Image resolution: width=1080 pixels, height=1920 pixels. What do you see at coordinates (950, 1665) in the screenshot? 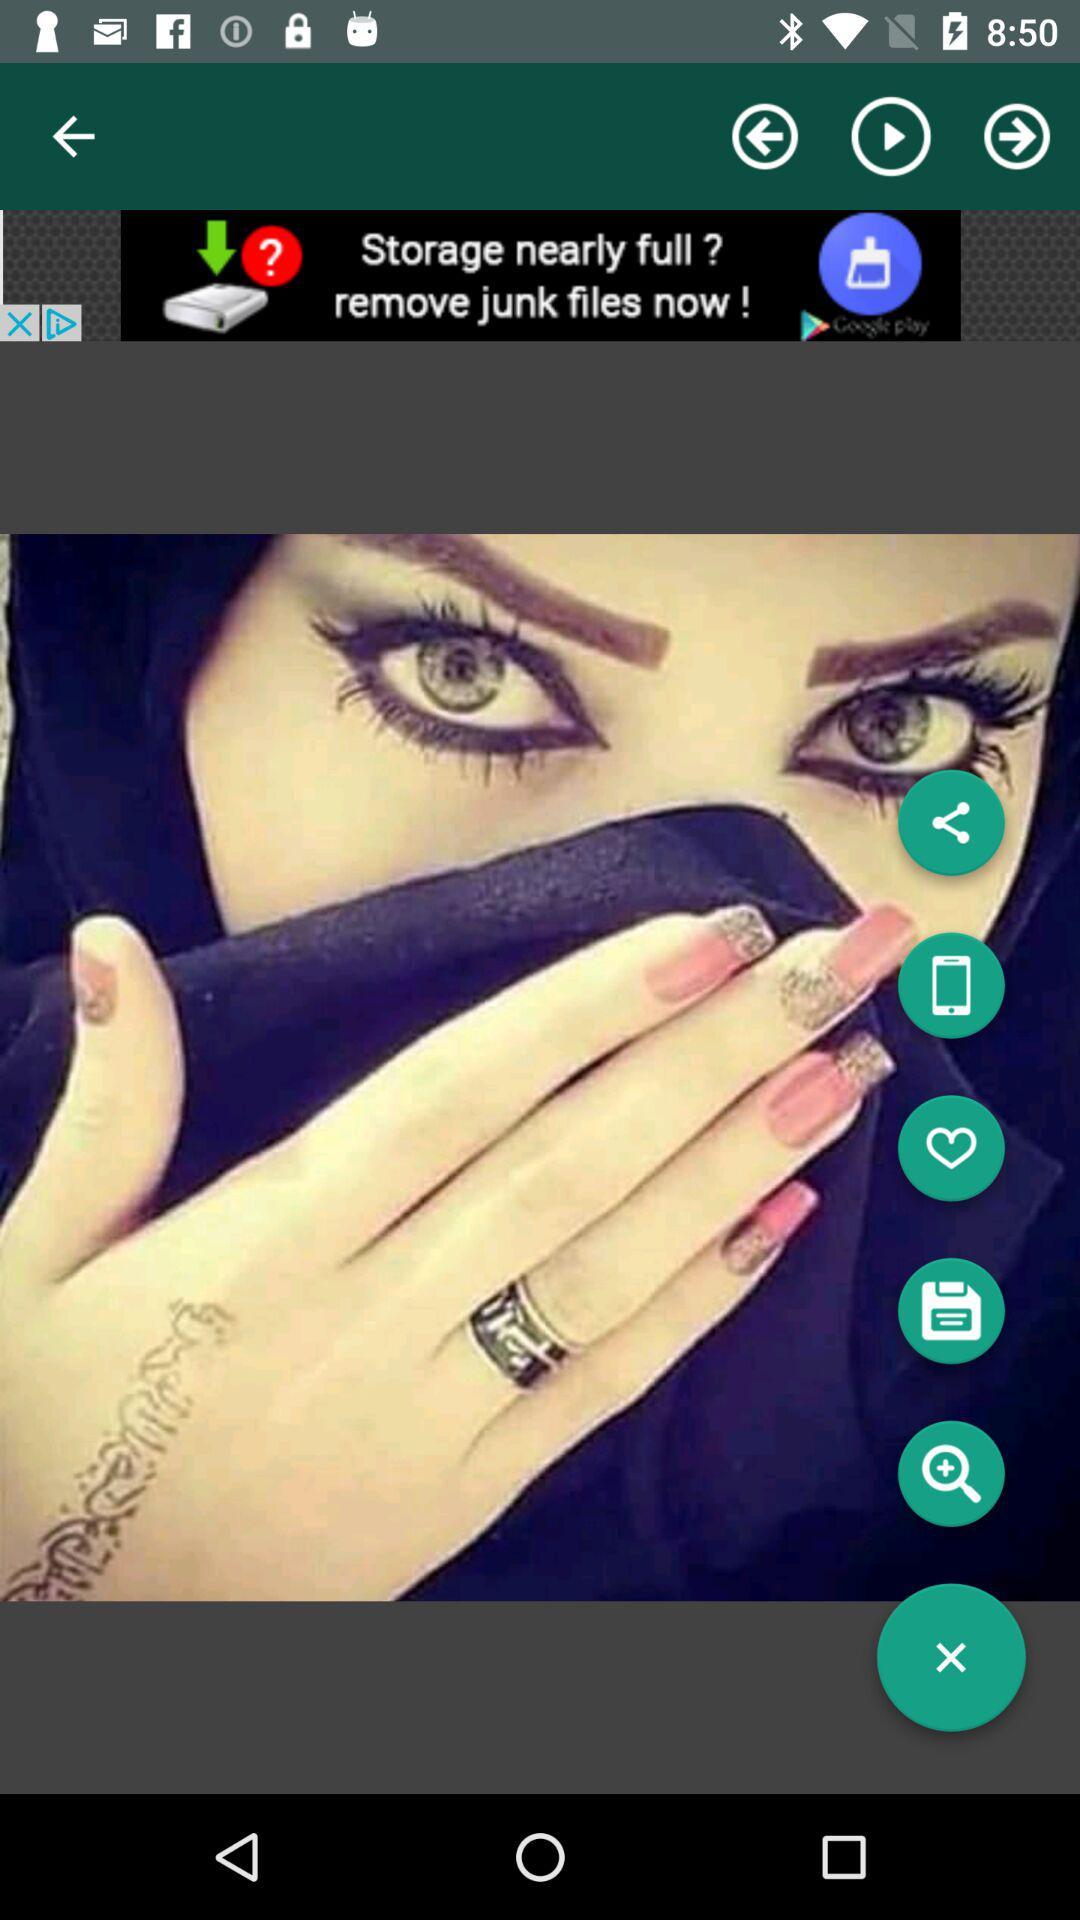
I see `button` at bounding box center [950, 1665].